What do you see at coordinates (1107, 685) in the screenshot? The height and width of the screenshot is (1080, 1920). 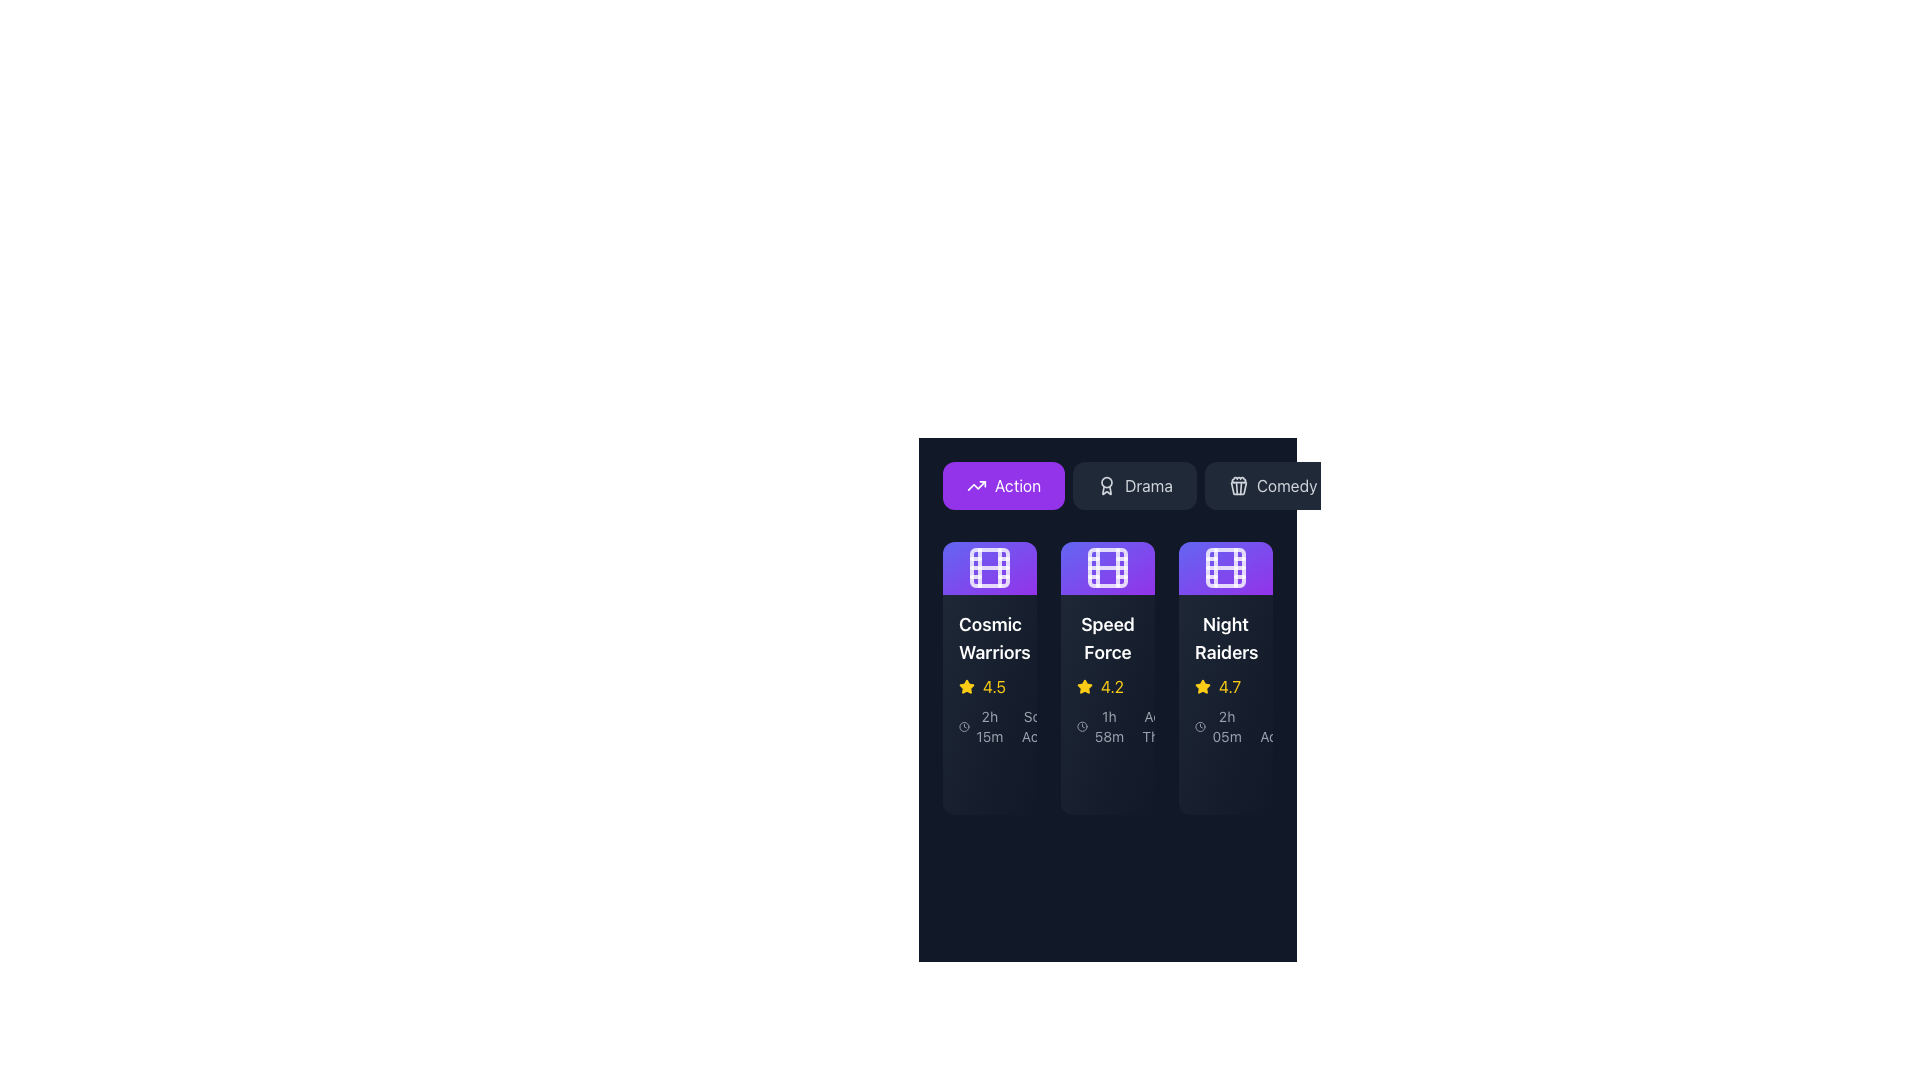 I see `rating content of the star icon and text element indicating a rating of '4.2' located in the second movie card from the left` at bounding box center [1107, 685].